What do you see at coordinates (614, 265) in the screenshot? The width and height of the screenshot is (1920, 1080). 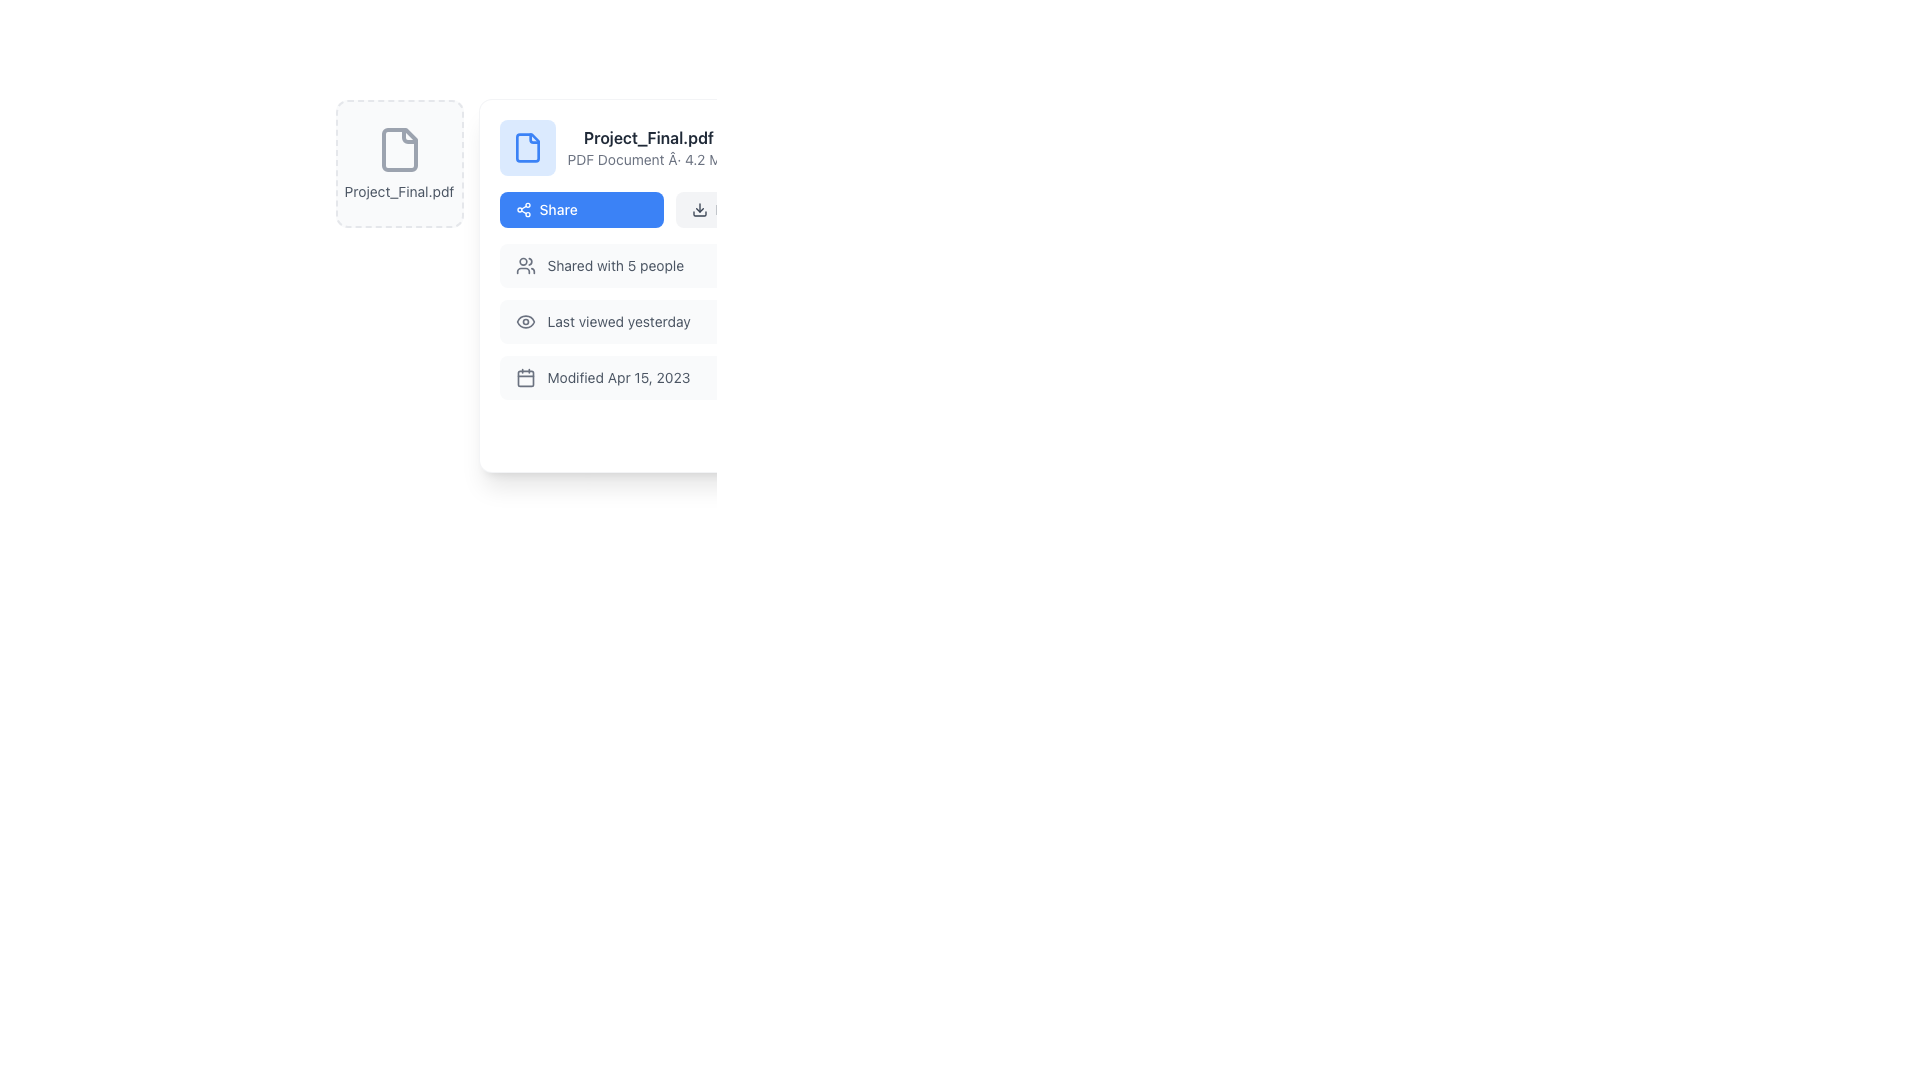 I see `the gray text label that reads 'Shared with 5 people', which is styled in a small font and located to the right of the user icon in the vertical list under 'Project_Final.pdf'` at bounding box center [614, 265].